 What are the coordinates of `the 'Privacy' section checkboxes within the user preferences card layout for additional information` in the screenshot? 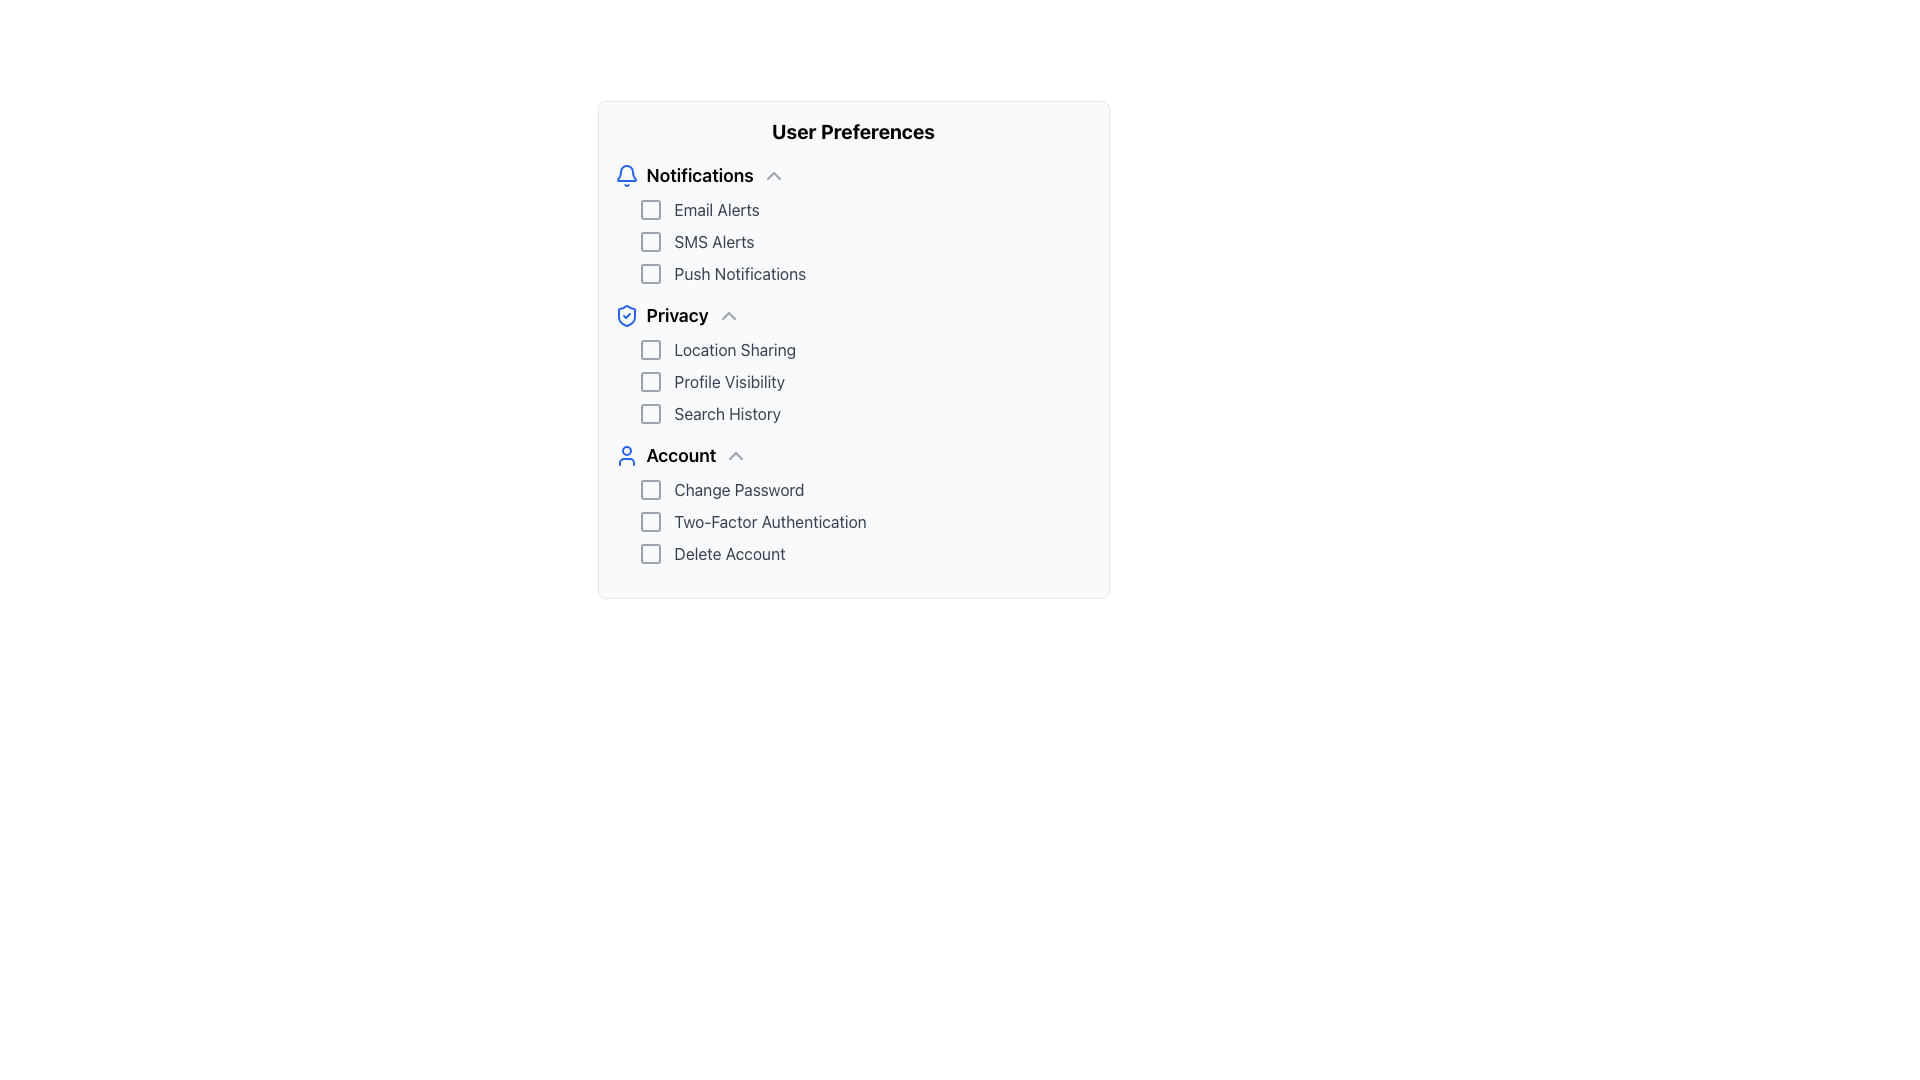 It's located at (853, 363).